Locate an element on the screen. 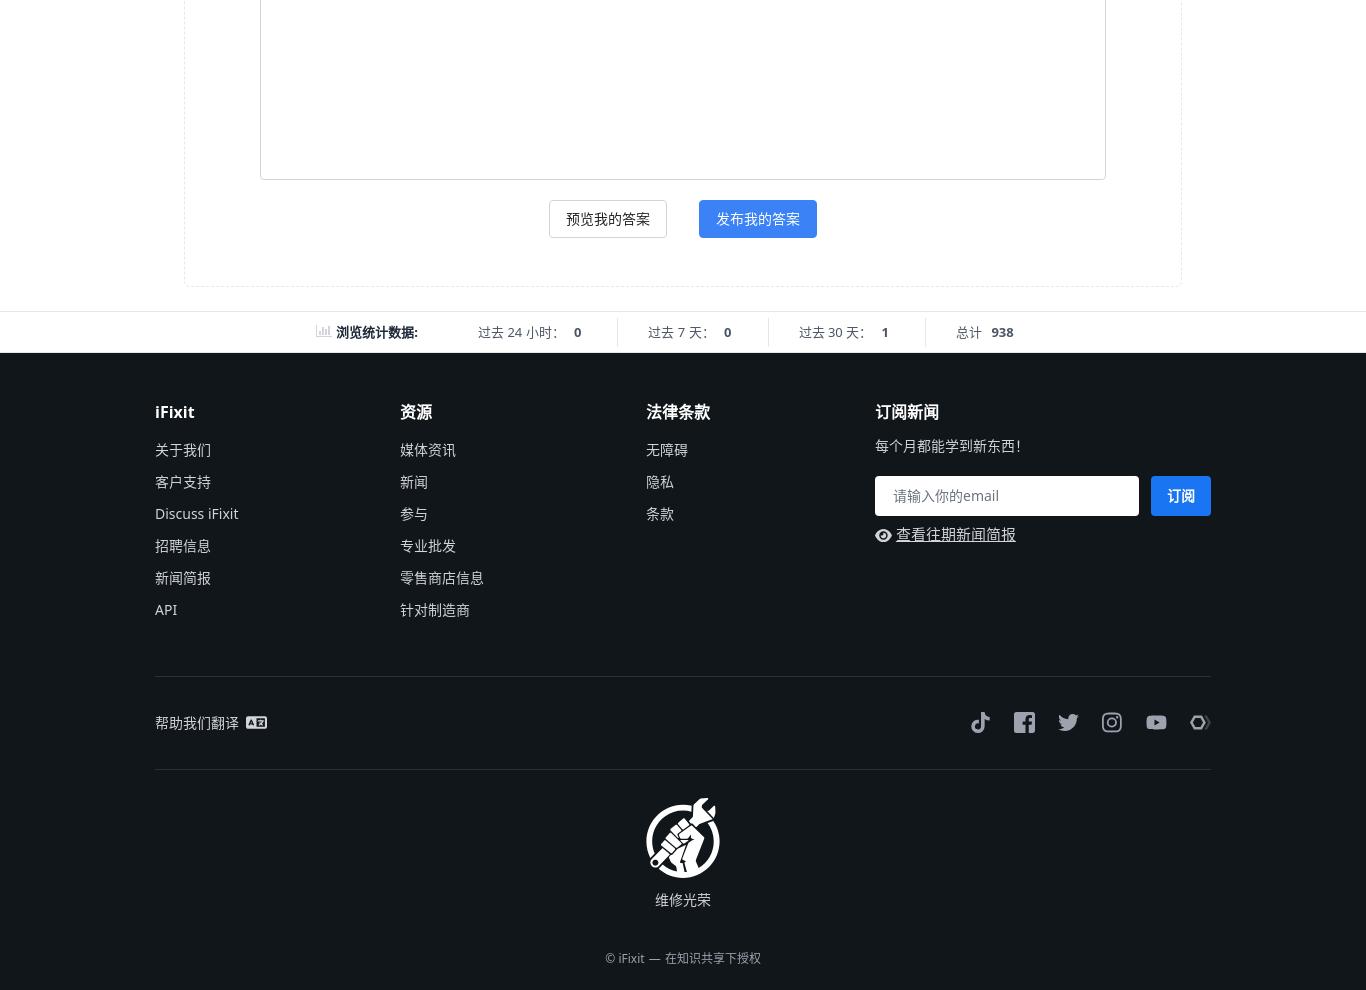  '浏览统计数据:' is located at coordinates (376, 331).